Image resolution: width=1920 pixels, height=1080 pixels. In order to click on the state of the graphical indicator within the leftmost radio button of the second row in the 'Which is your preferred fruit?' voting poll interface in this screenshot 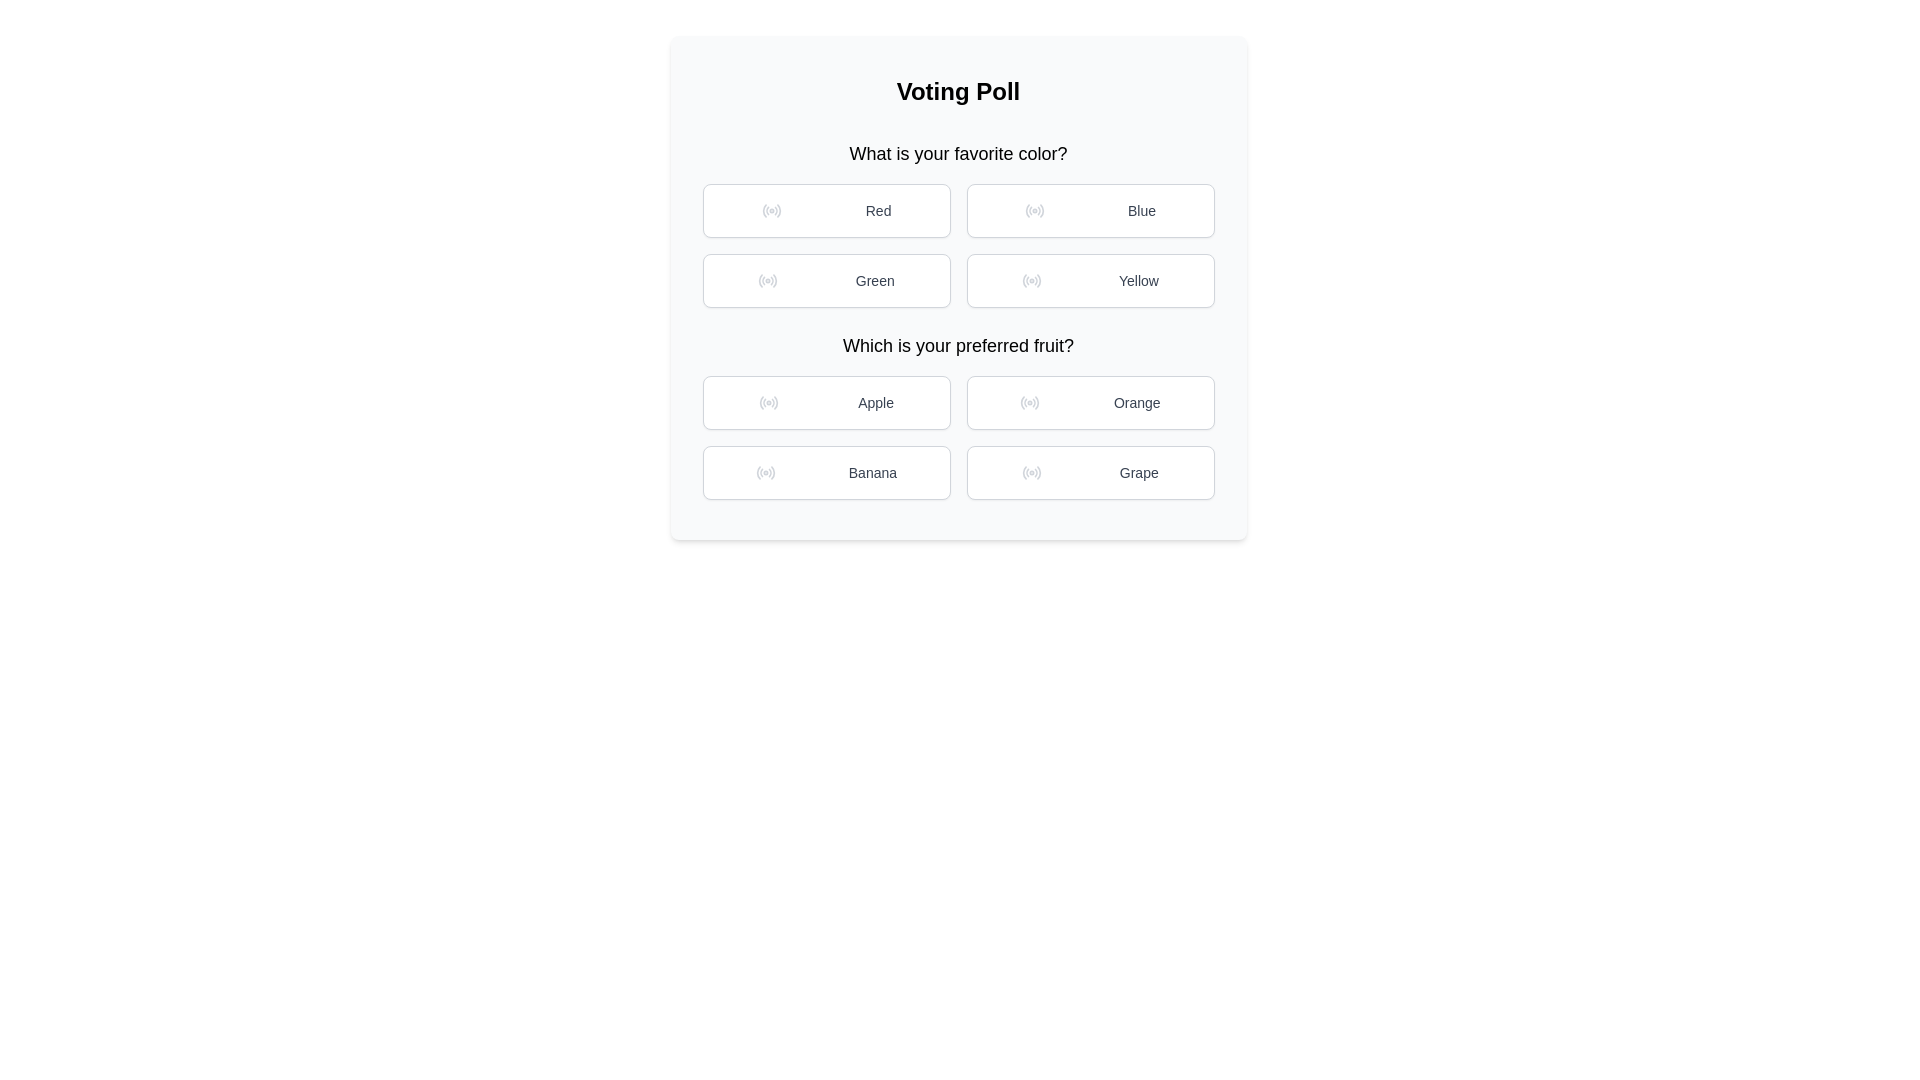, I will do `click(757, 473)`.